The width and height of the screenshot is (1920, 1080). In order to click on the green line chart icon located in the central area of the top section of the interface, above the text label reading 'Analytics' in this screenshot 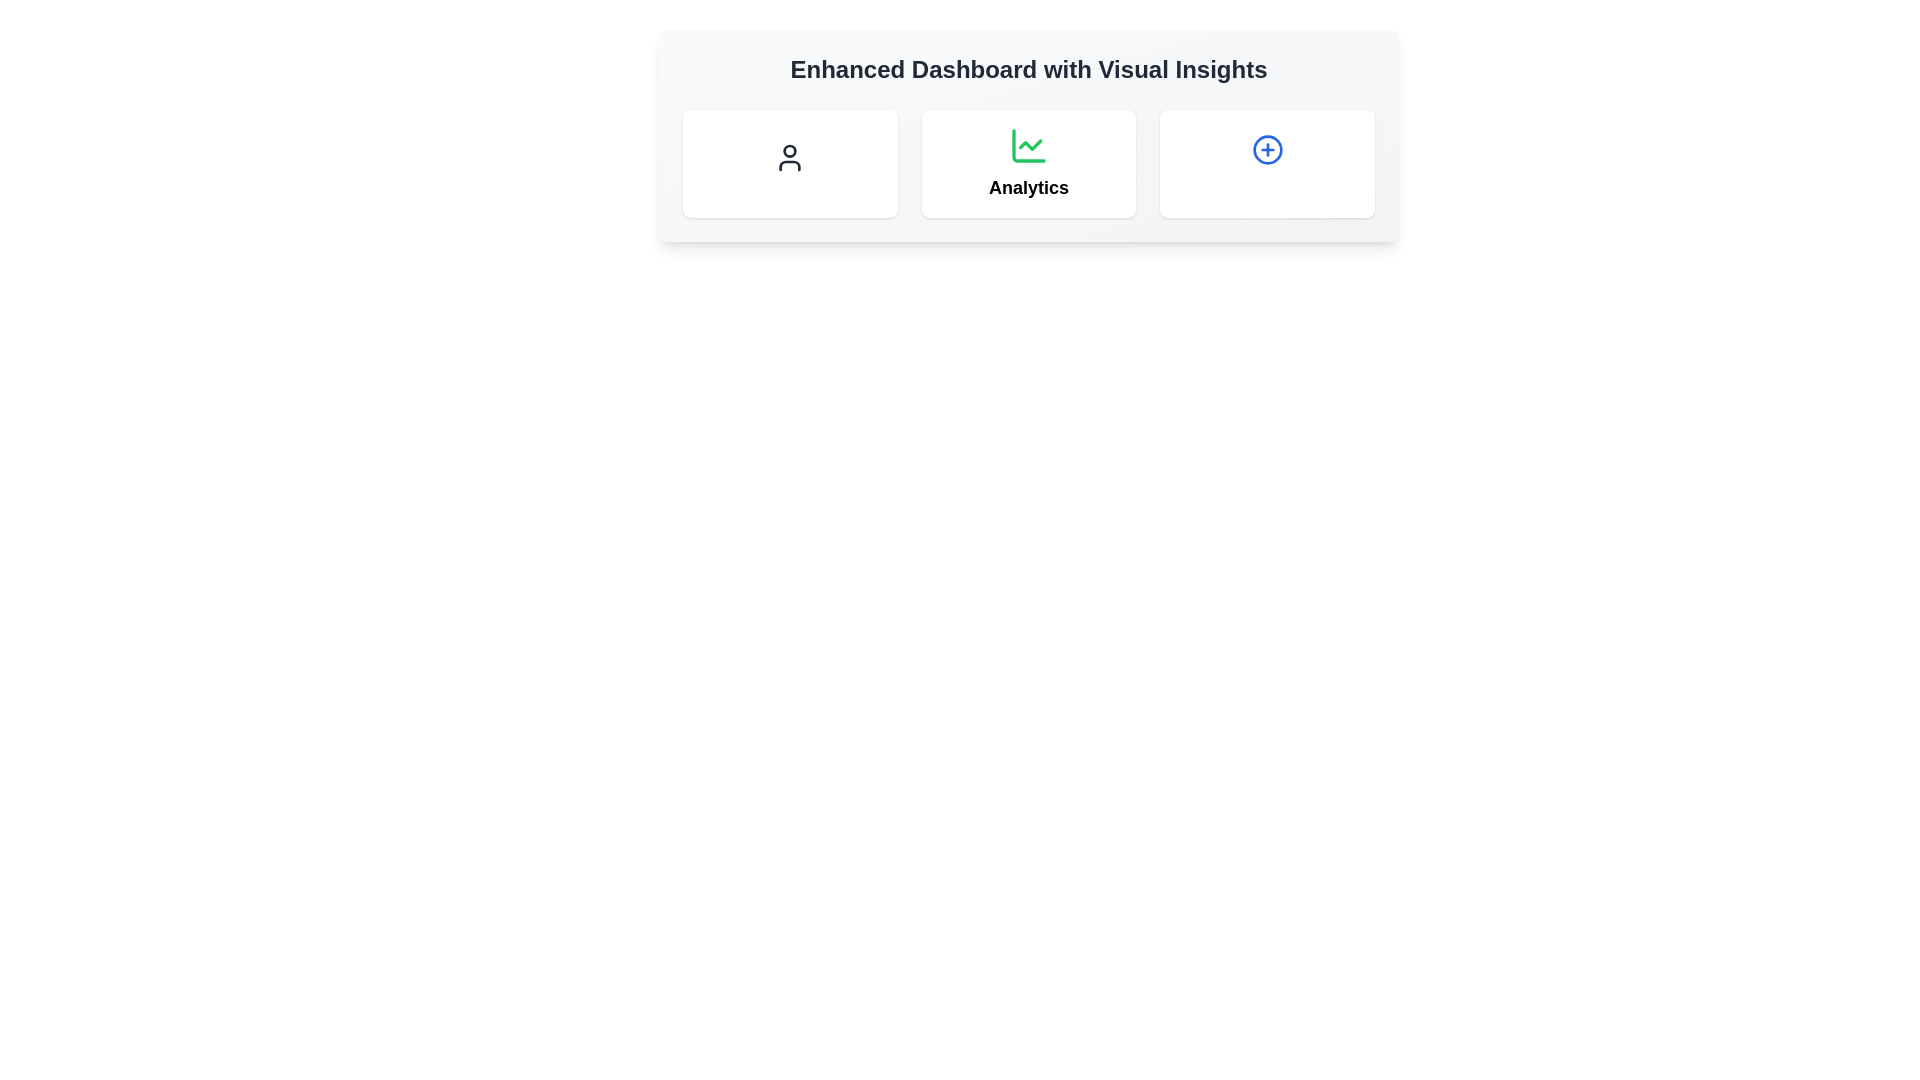, I will do `click(1028, 145)`.